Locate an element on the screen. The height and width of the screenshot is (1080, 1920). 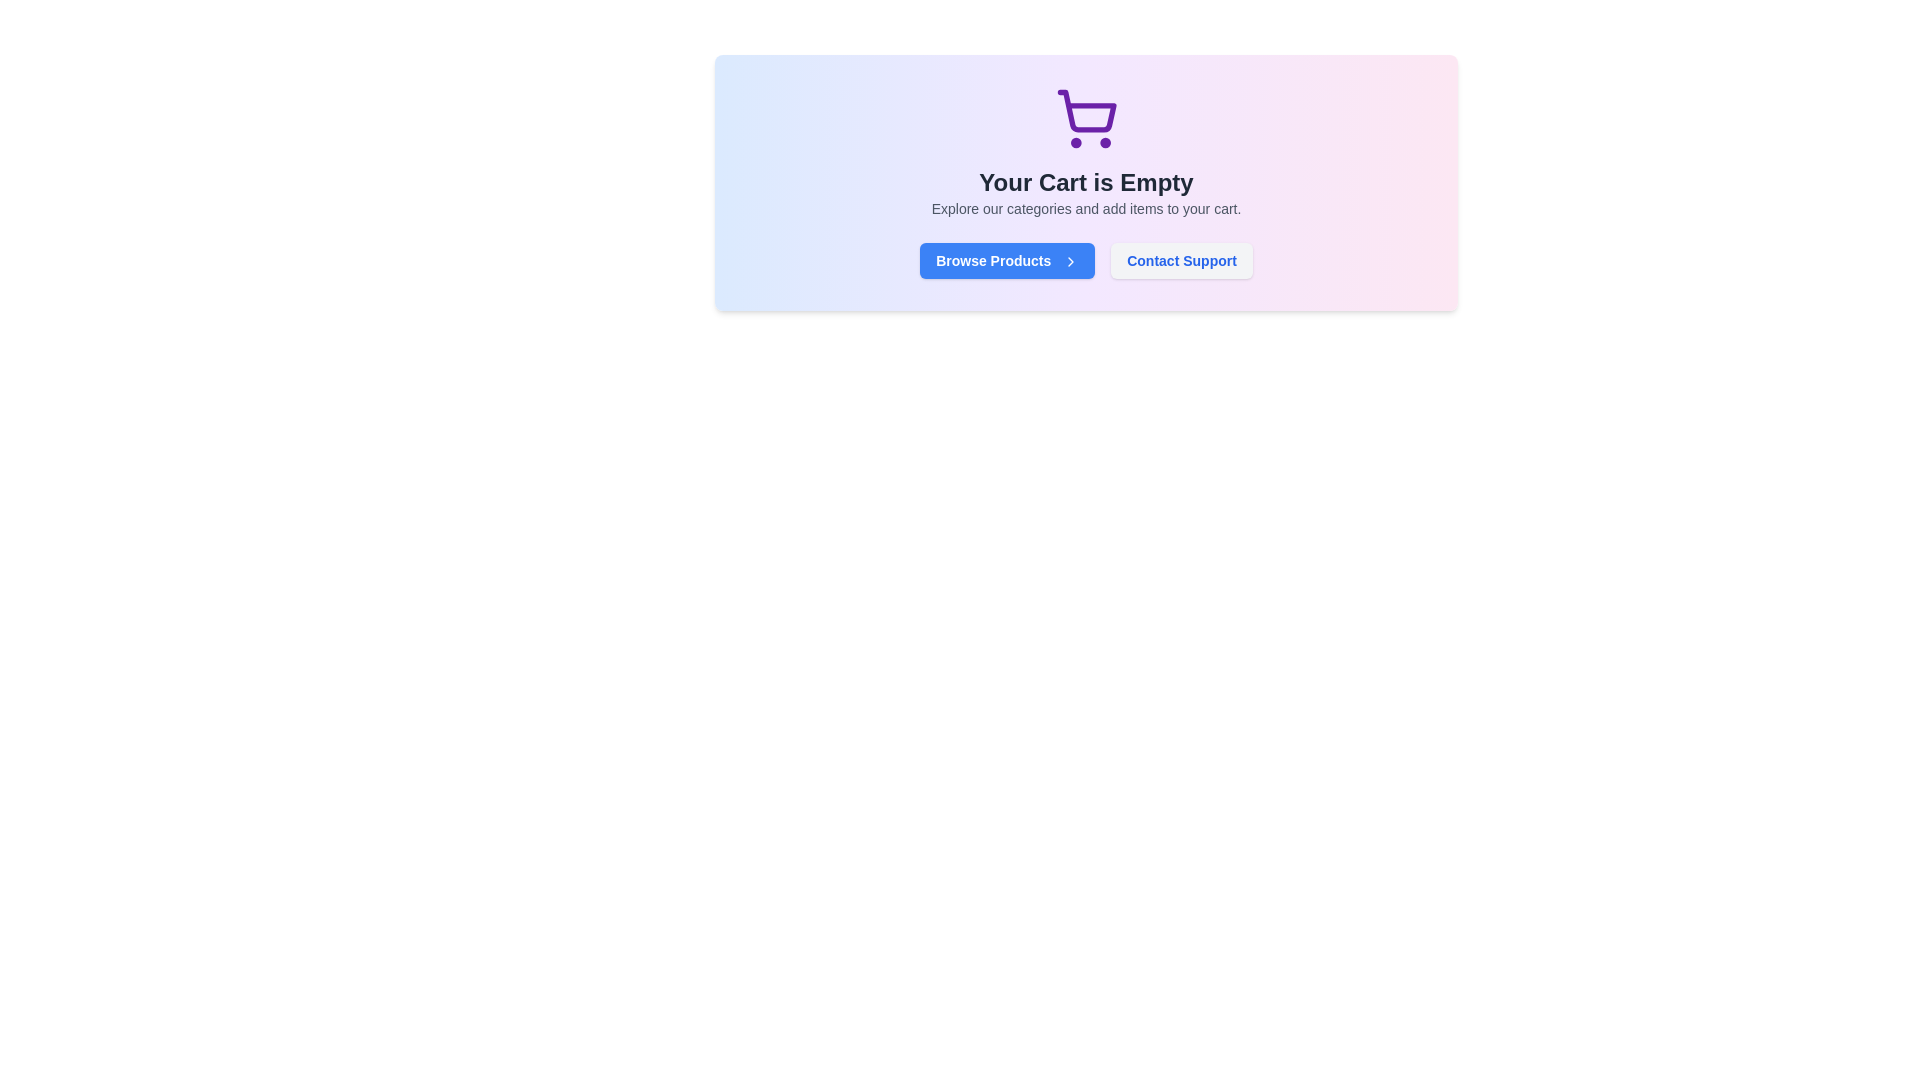
the bold text display that says 'Your Cart is Empty', which is centrally positioned within a rounded, gradient-shaded box is located at coordinates (1085, 182).